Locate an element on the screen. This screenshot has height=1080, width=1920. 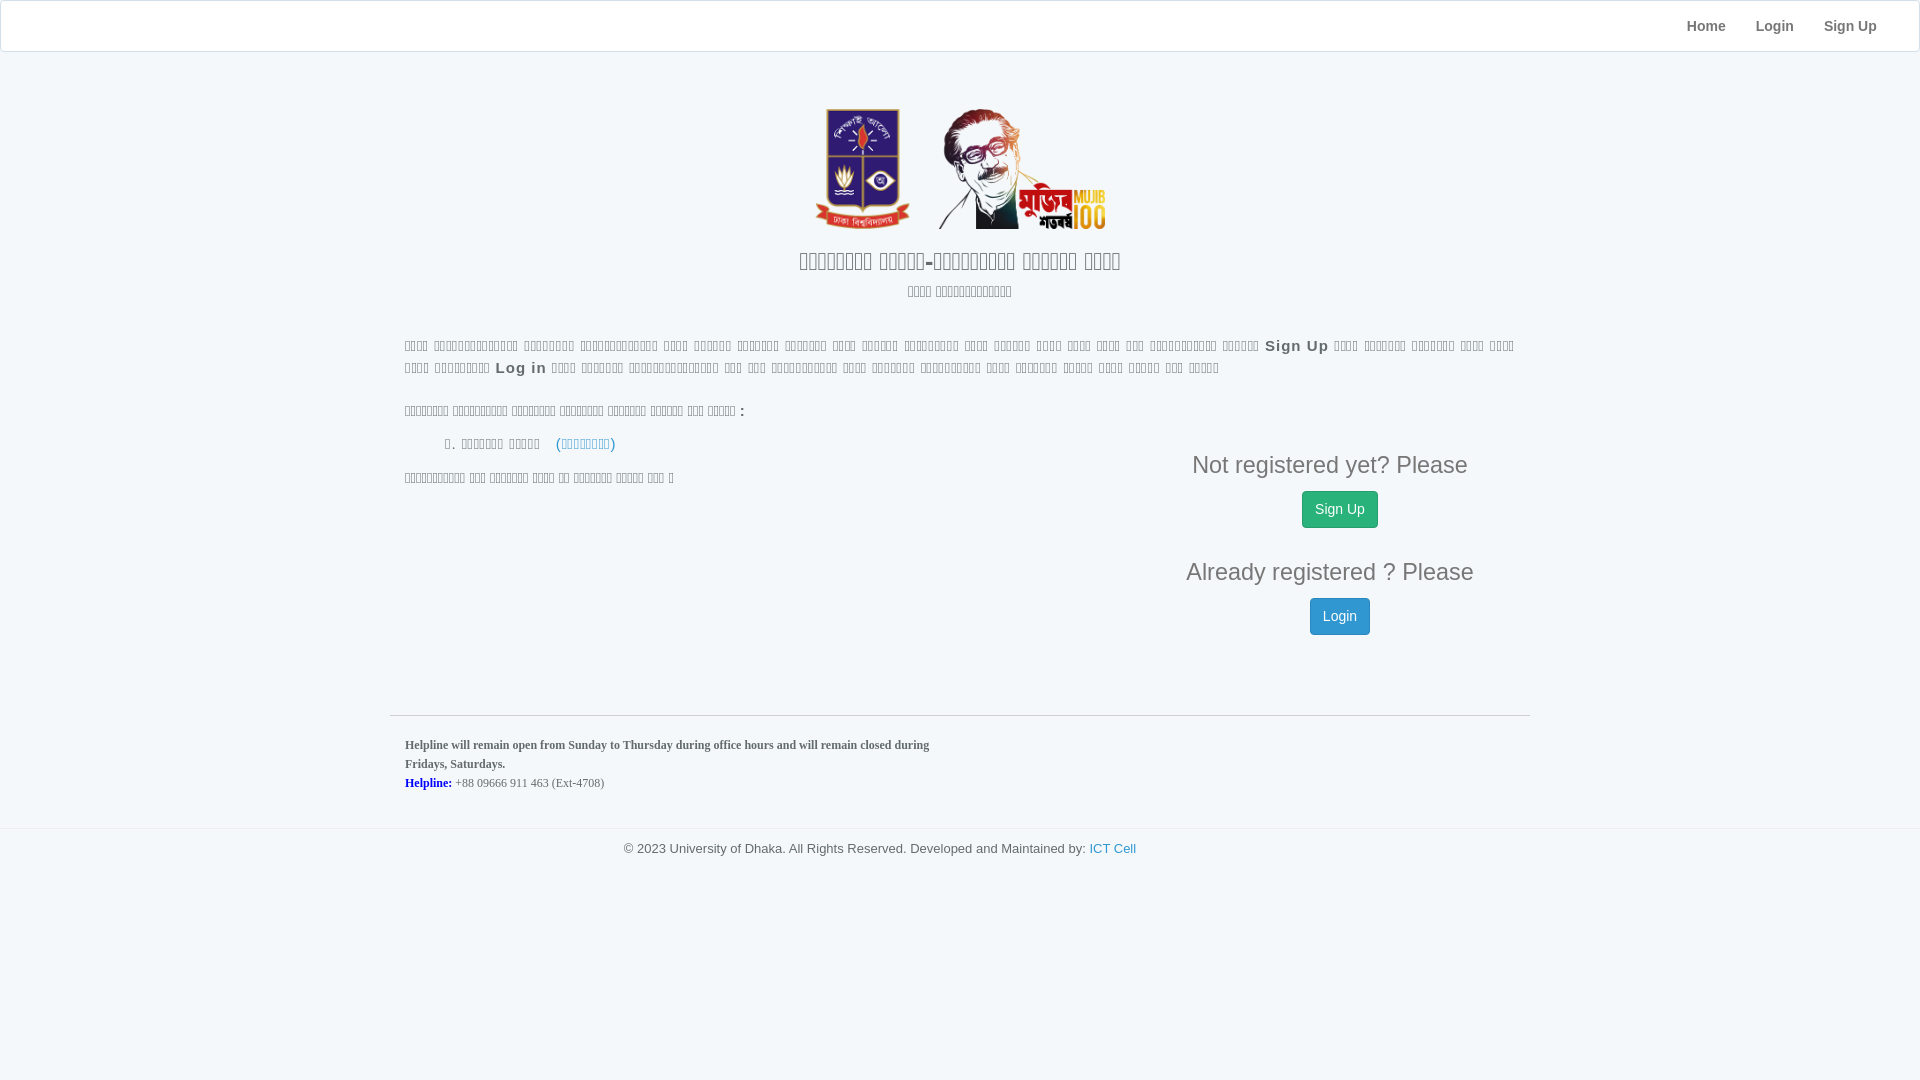
'Login' is located at coordinates (1339, 615).